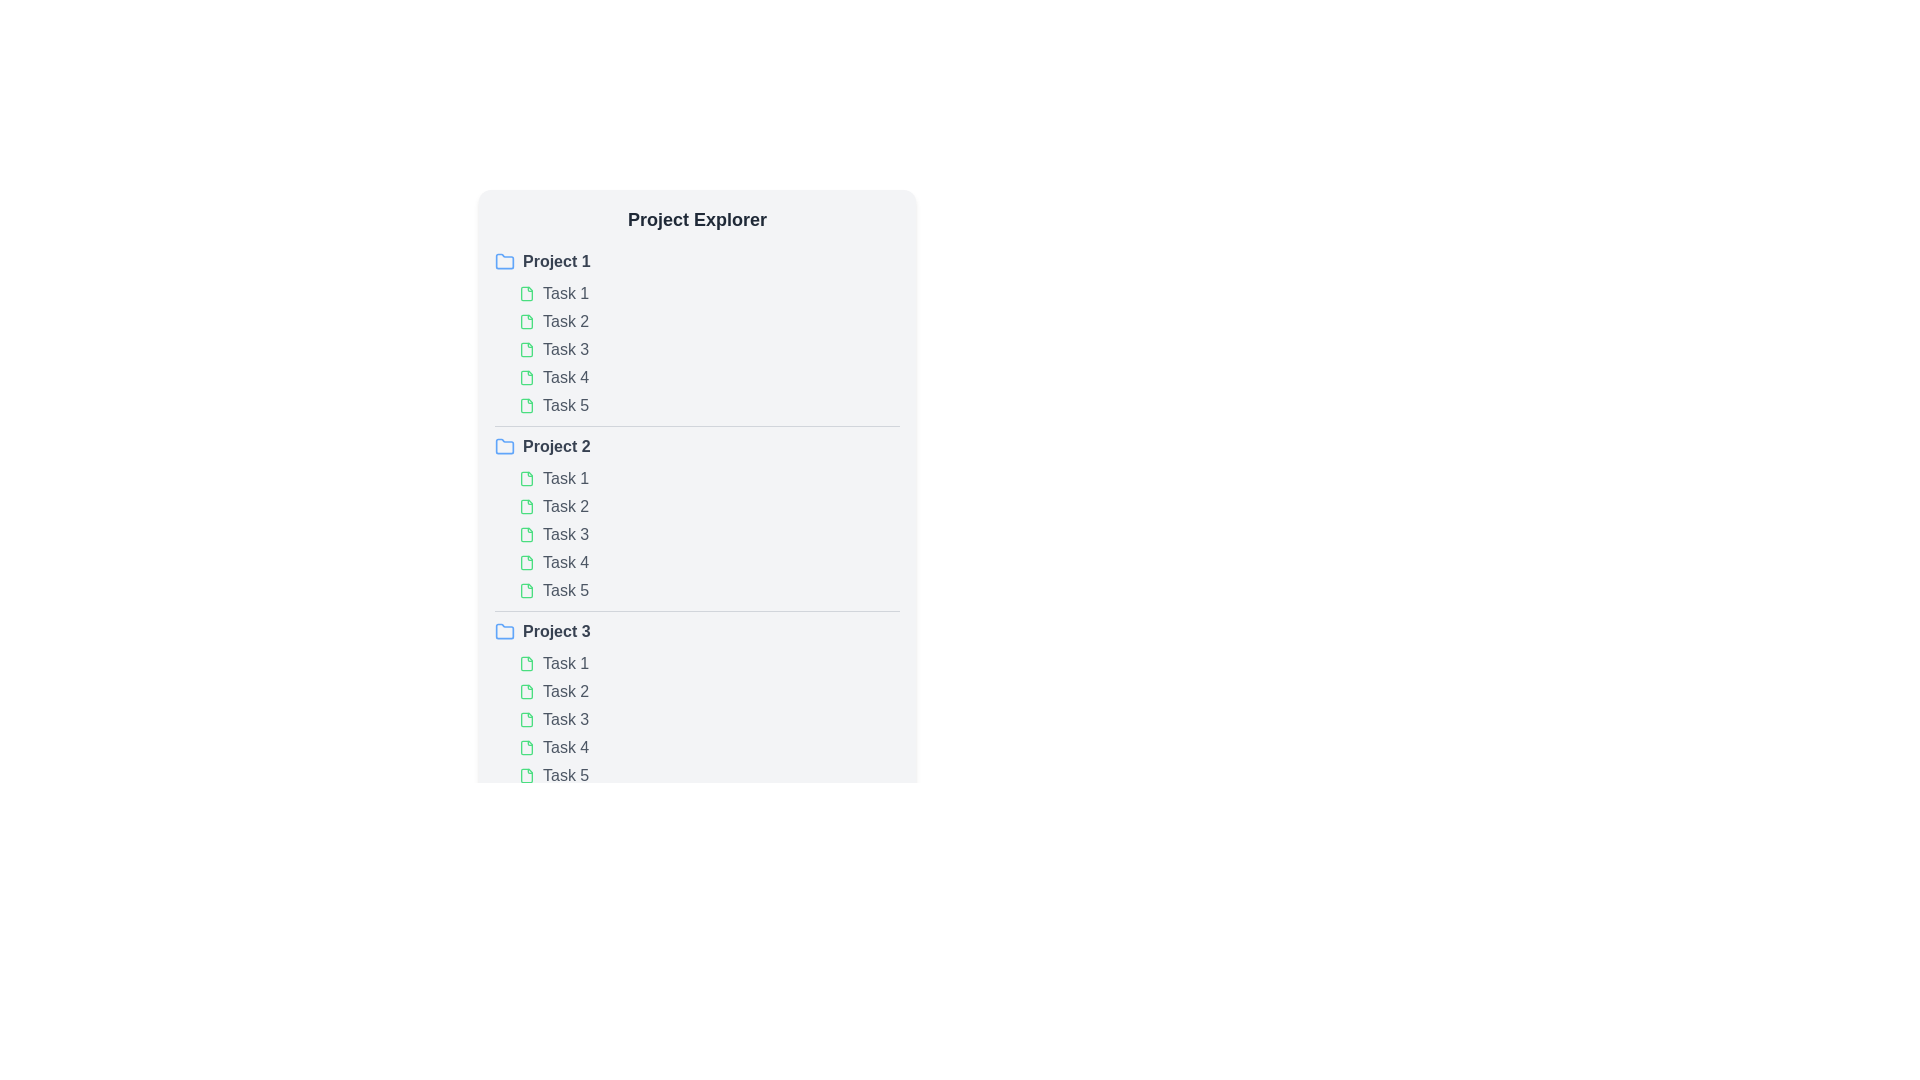 This screenshot has width=1920, height=1080. I want to click on the document icon associated with 'Task 3' in the third project section of the project explorer to visually denote the linked resource, so click(527, 720).